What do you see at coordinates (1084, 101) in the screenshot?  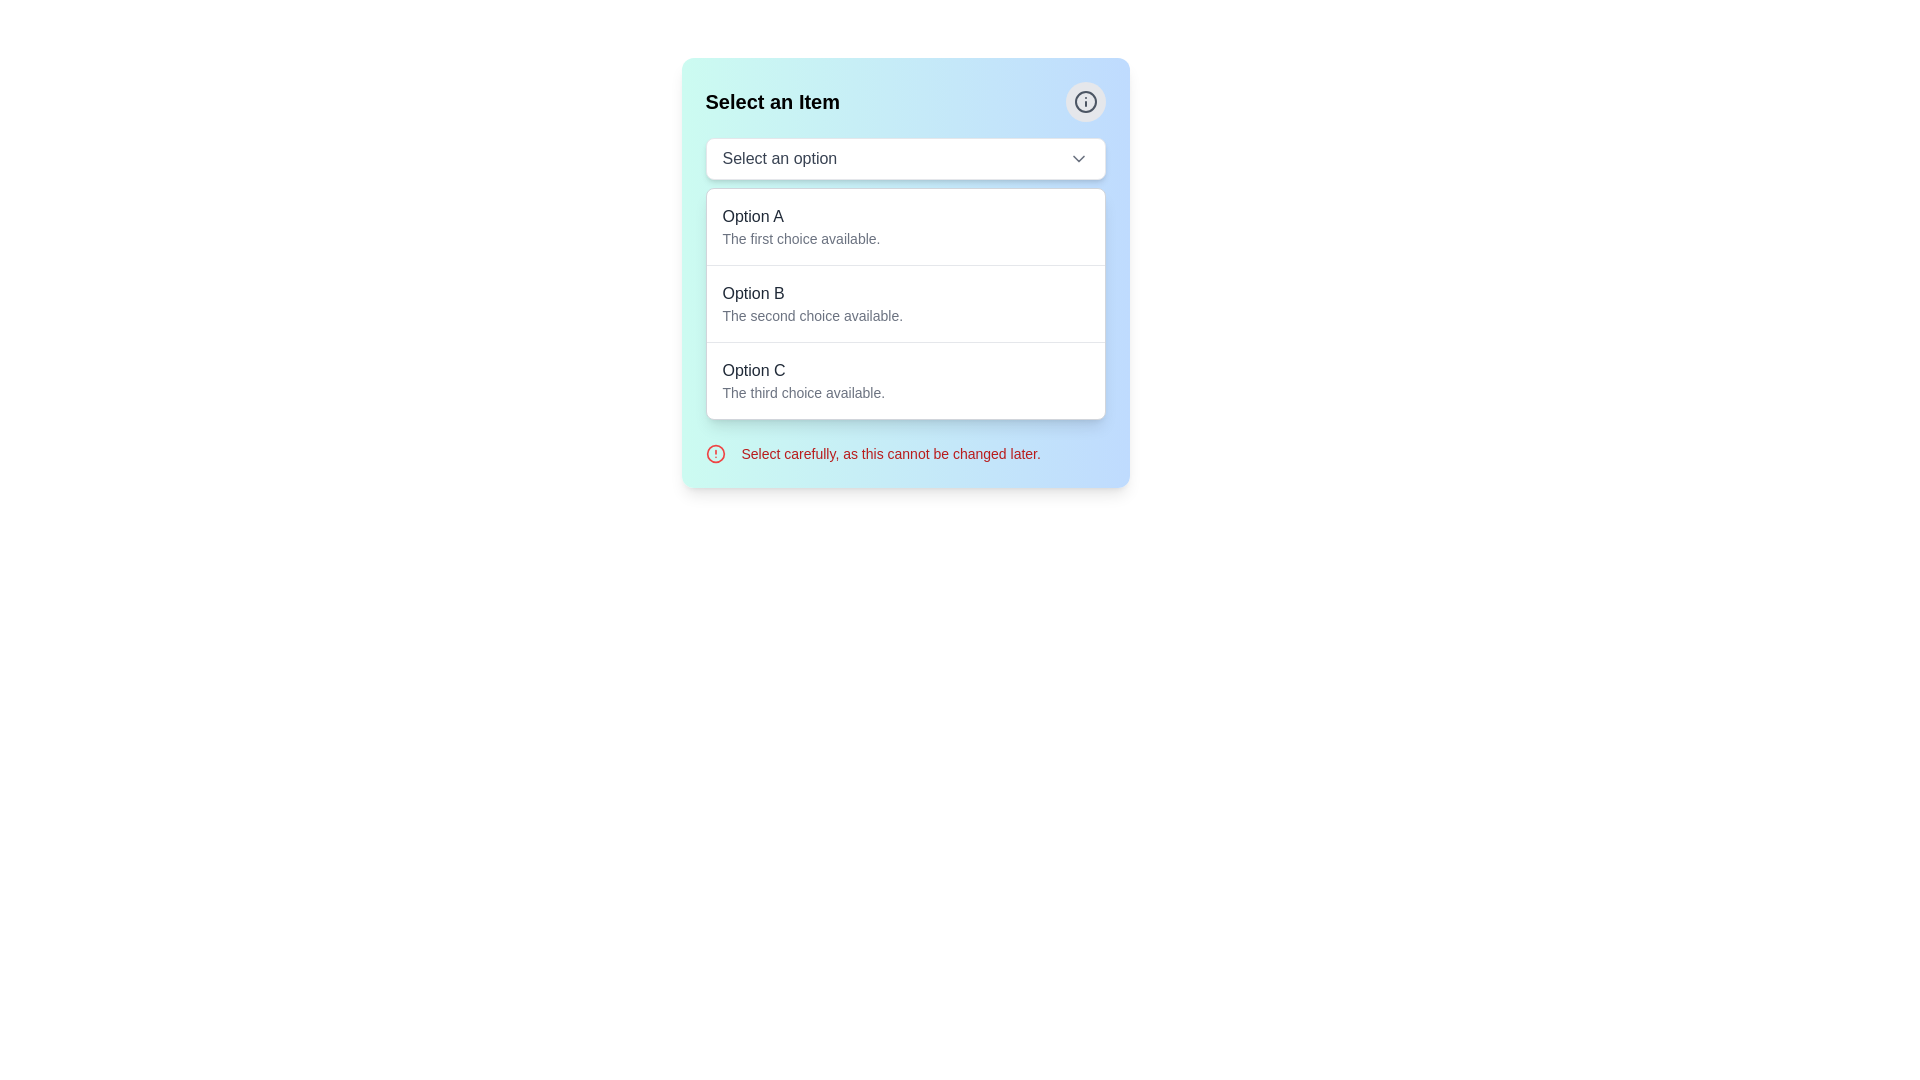 I see `the circular information icon with a gray border and 'i' symbol located` at bounding box center [1084, 101].